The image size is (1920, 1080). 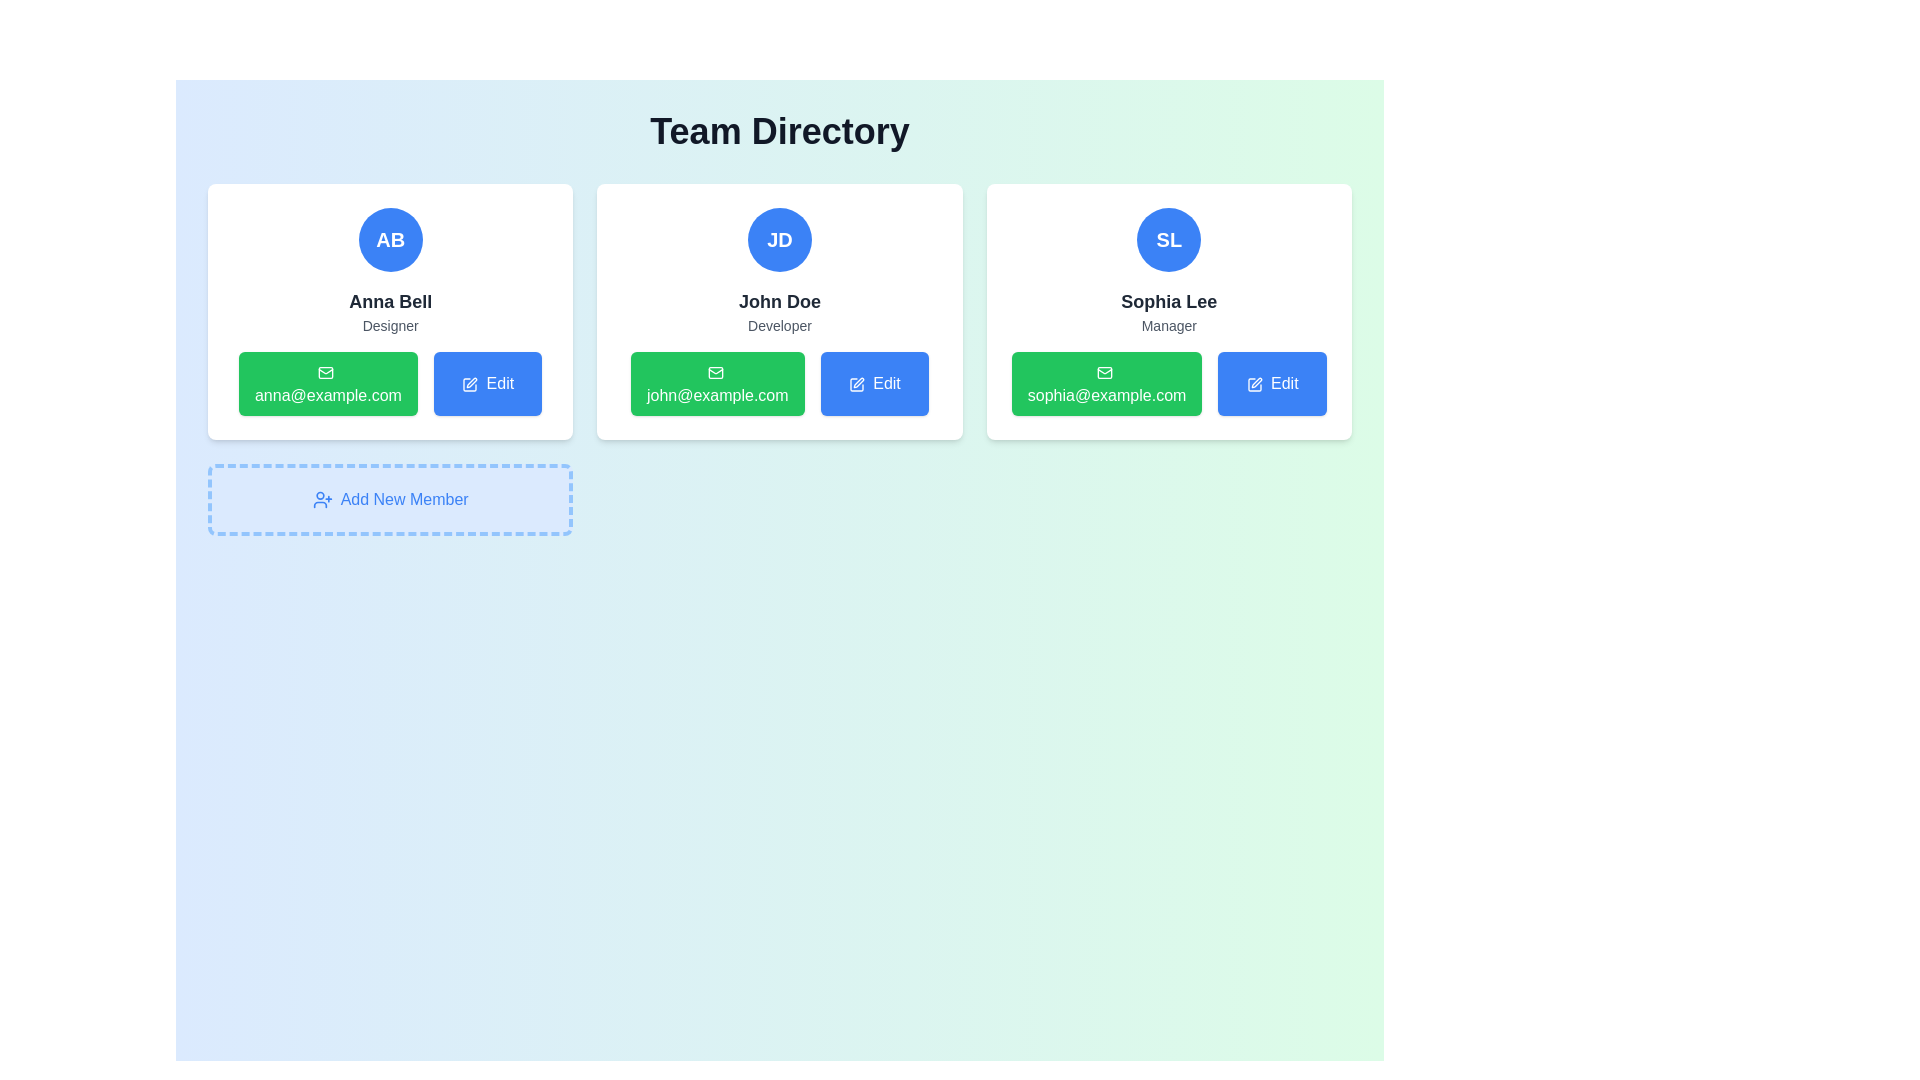 I want to click on the stylized pen or edit icon located at the bottom-right of the 'Edit' button within the 'Anna Bell' card, so click(x=471, y=382).